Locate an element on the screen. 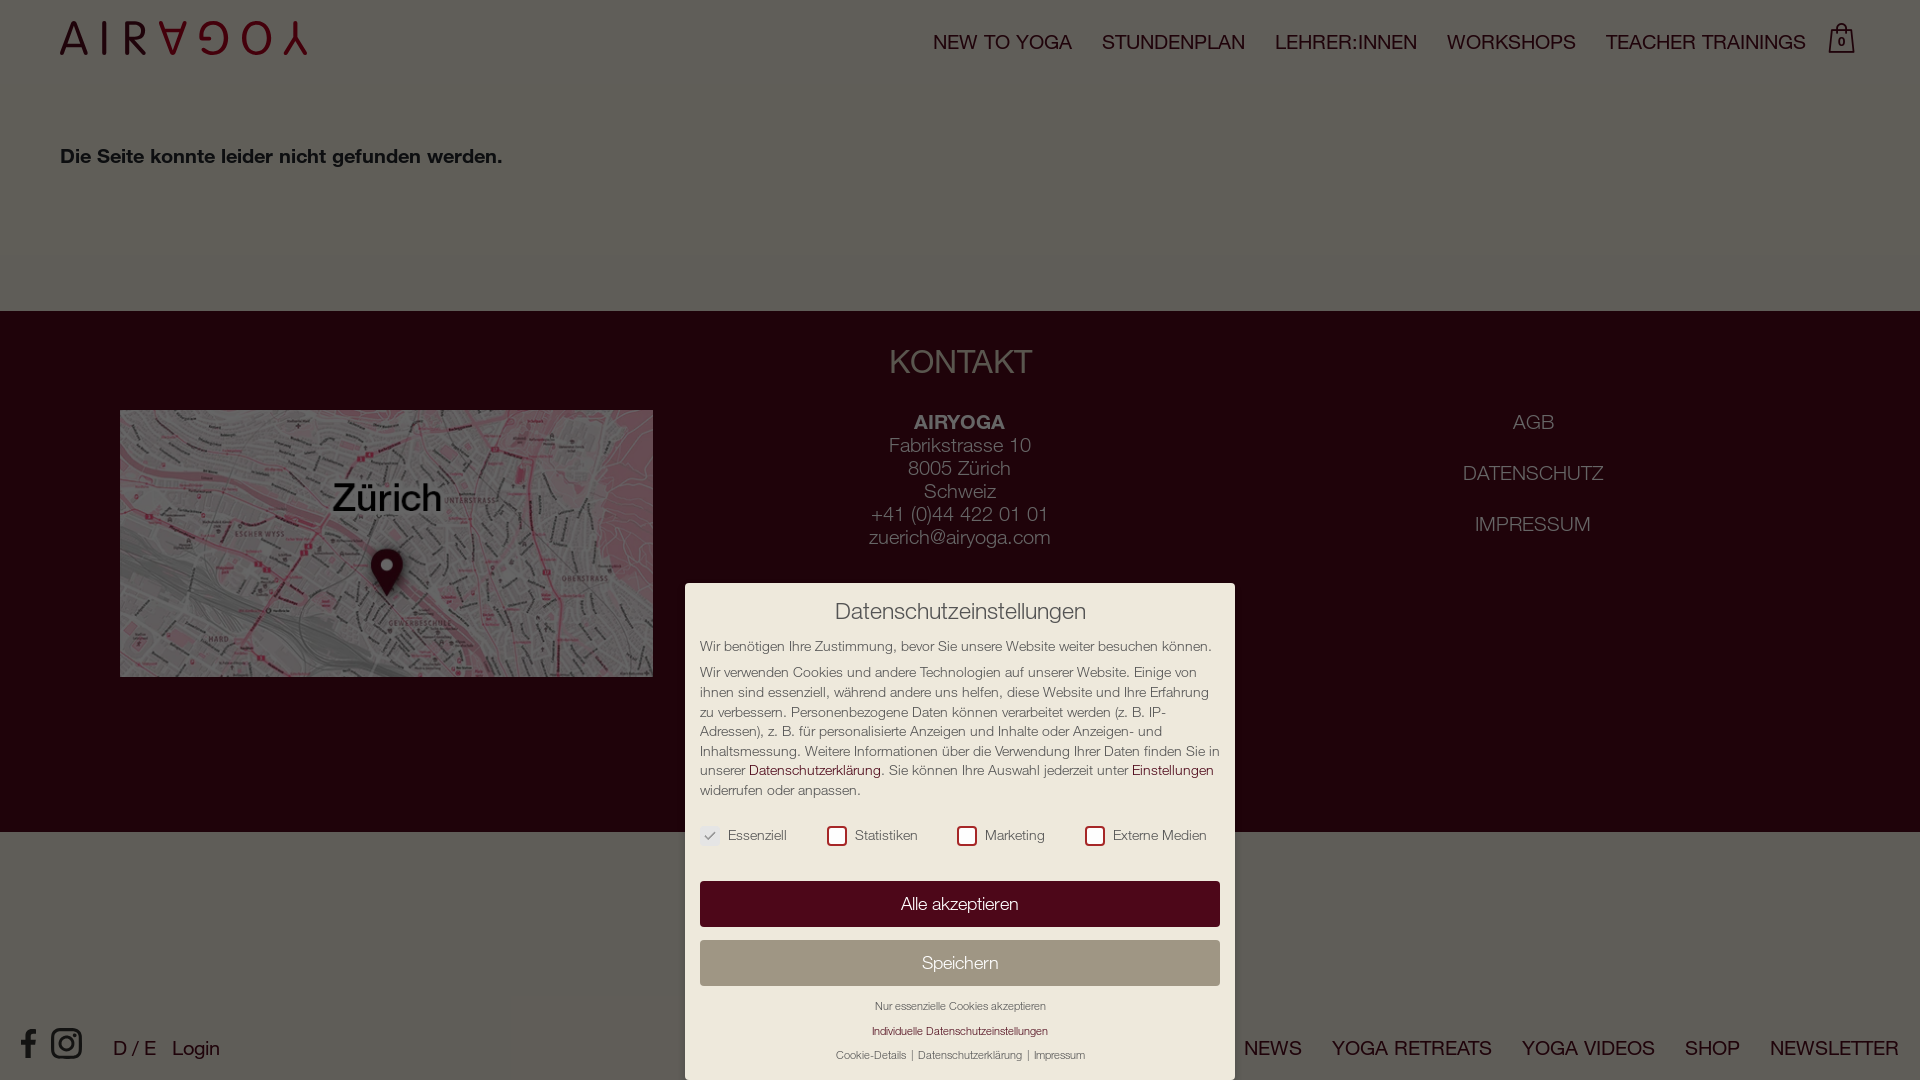  'NEWSLETTER' is located at coordinates (1834, 1046).